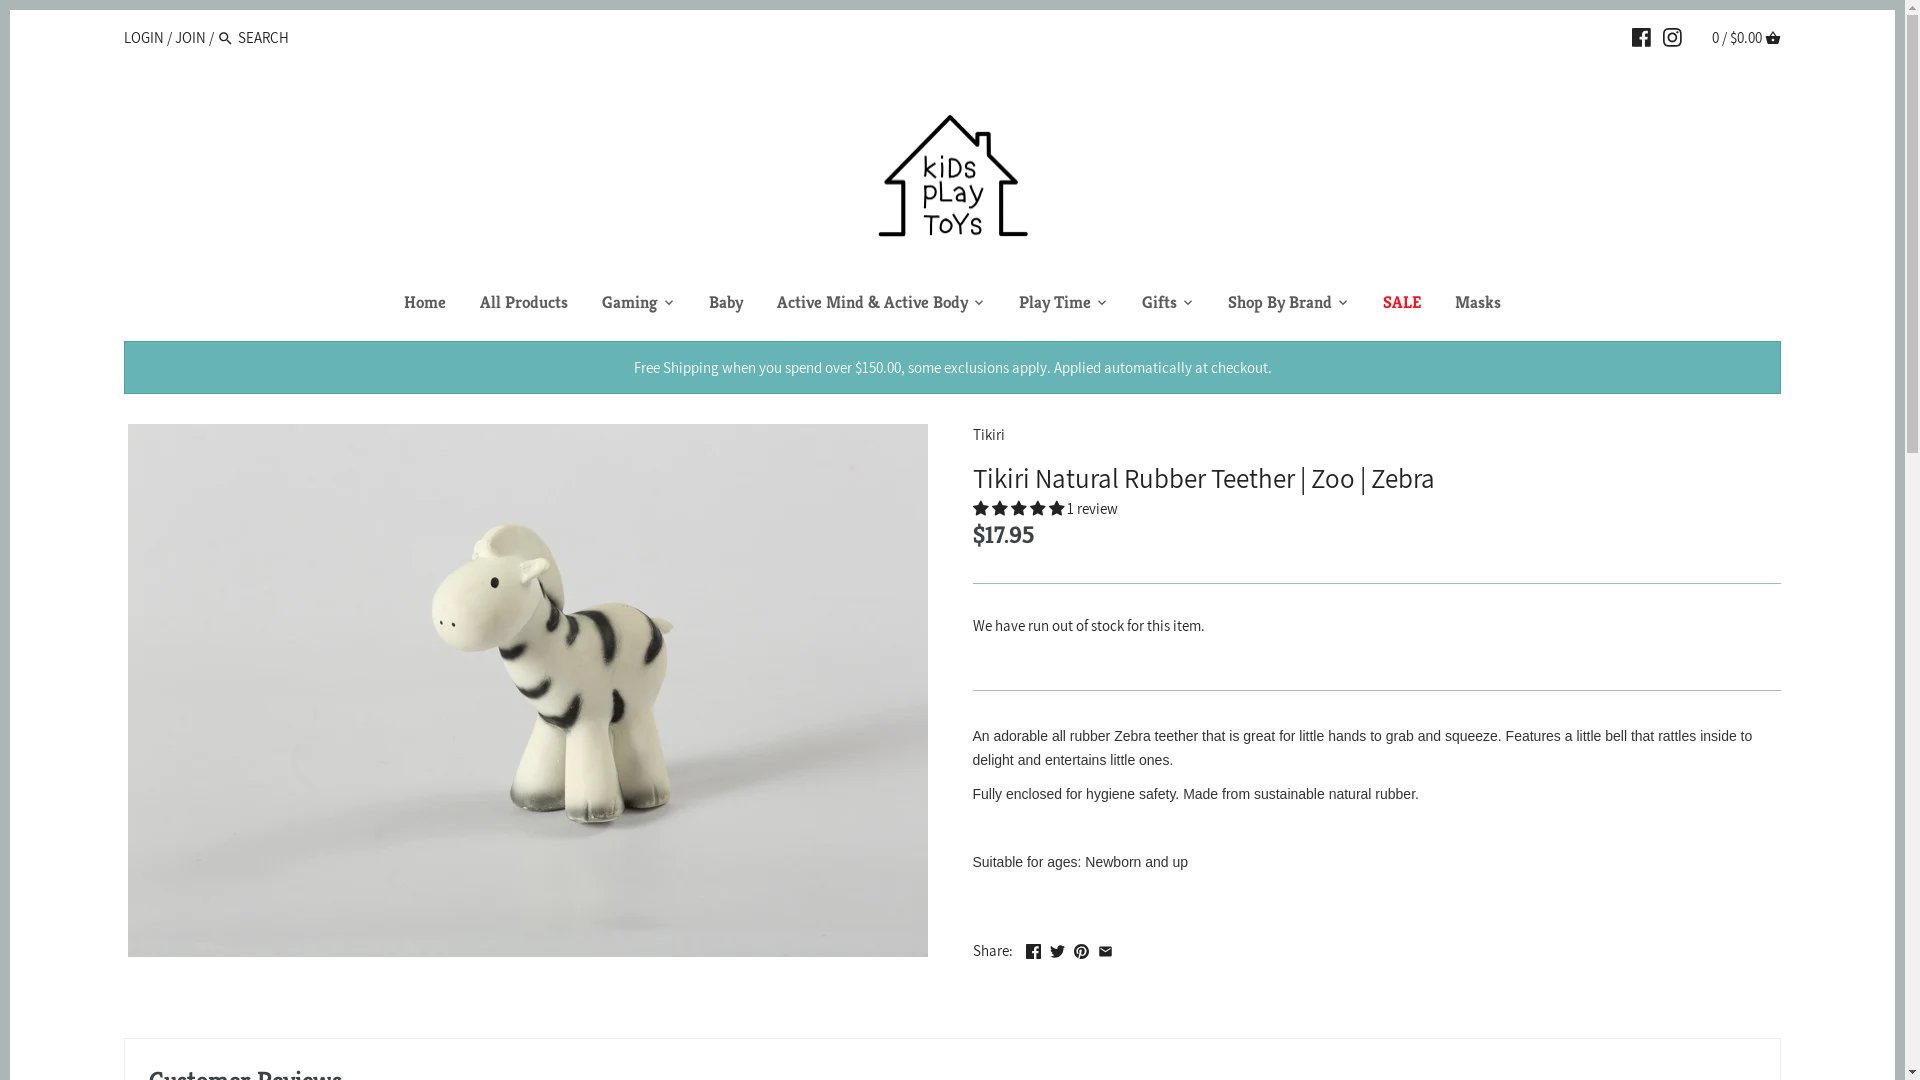 This screenshot has height=1080, width=1920. I want to click on 'Play Time', so click(1054, 304).